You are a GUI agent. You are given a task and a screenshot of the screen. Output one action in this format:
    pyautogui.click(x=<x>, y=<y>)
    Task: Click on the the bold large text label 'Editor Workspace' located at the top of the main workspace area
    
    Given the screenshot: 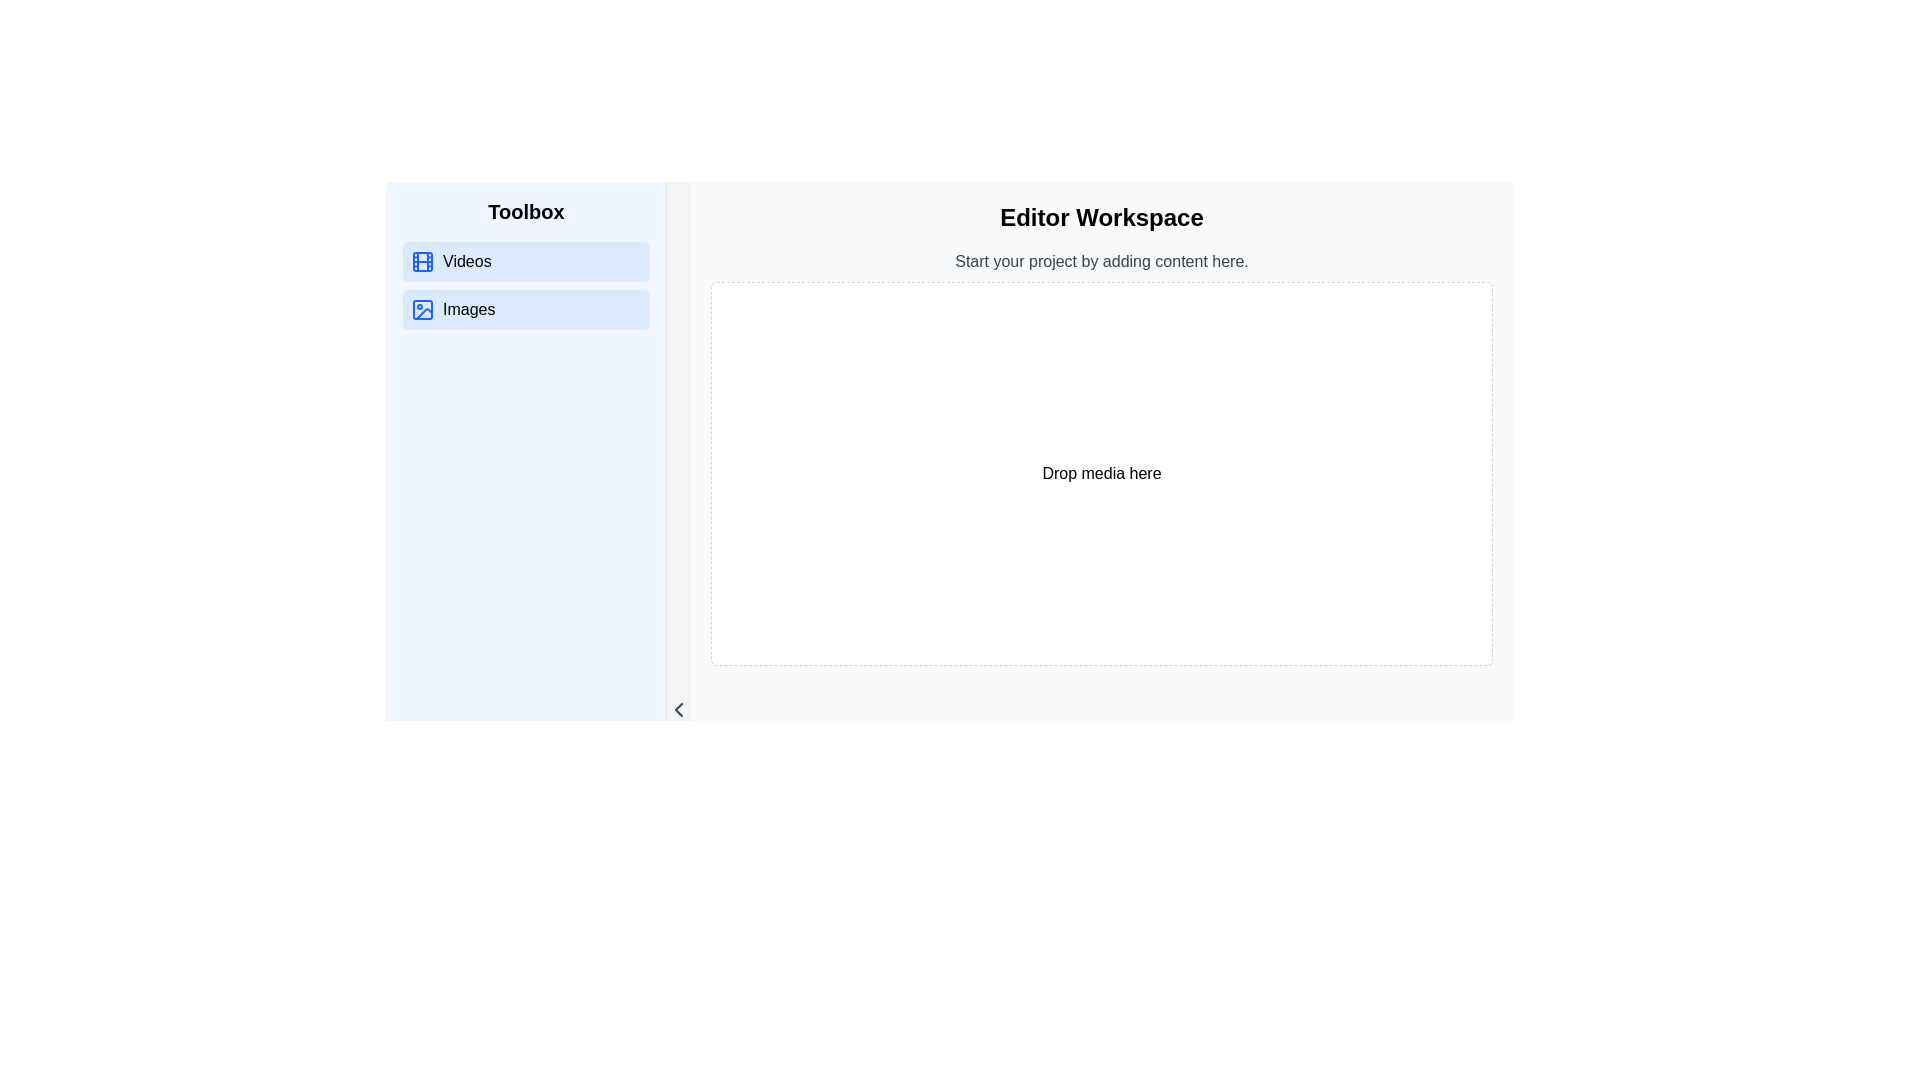 What is the action you would take?
    pyautogui.click(x=1101, y=218)
    